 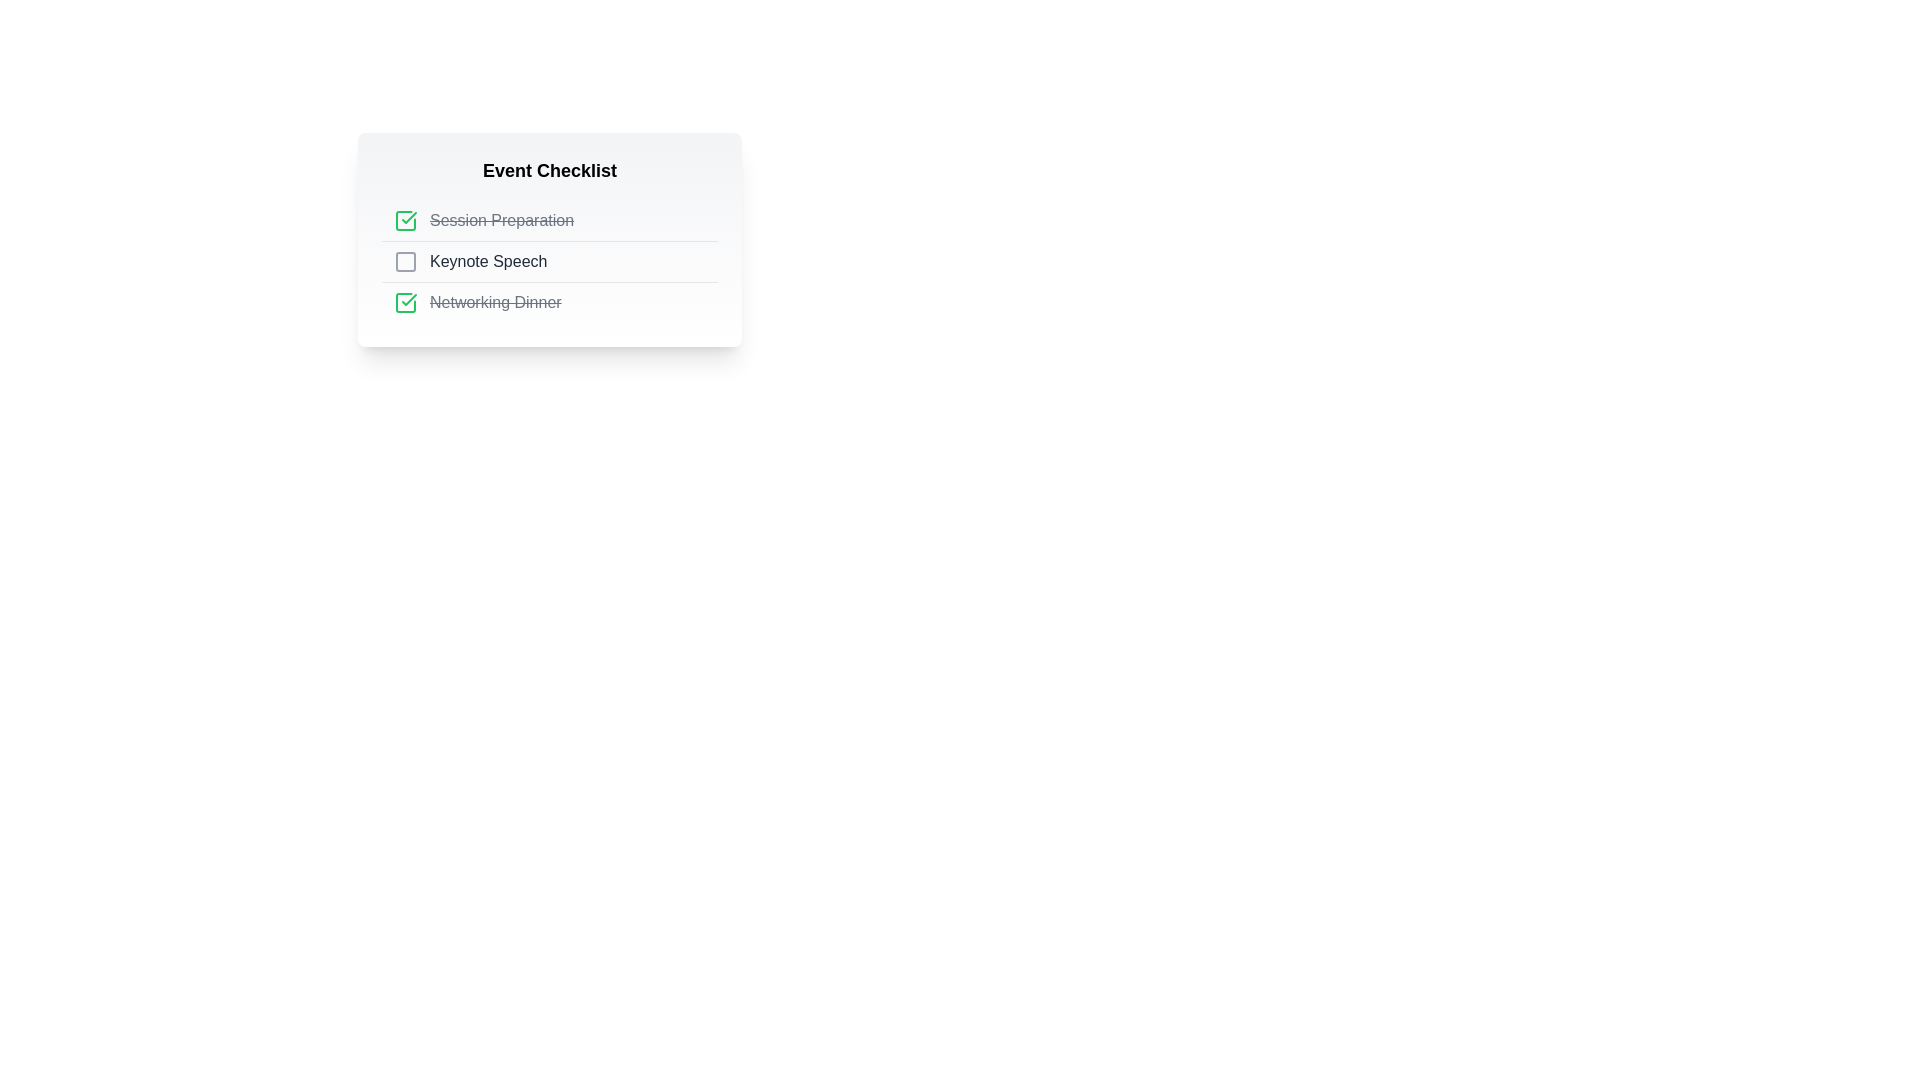 I want to click on the completed task label 'Session Preparation' in the Event Checklist, which is styled with strikethrough and gray color to indicate its completion, so click(x=502, y=220).